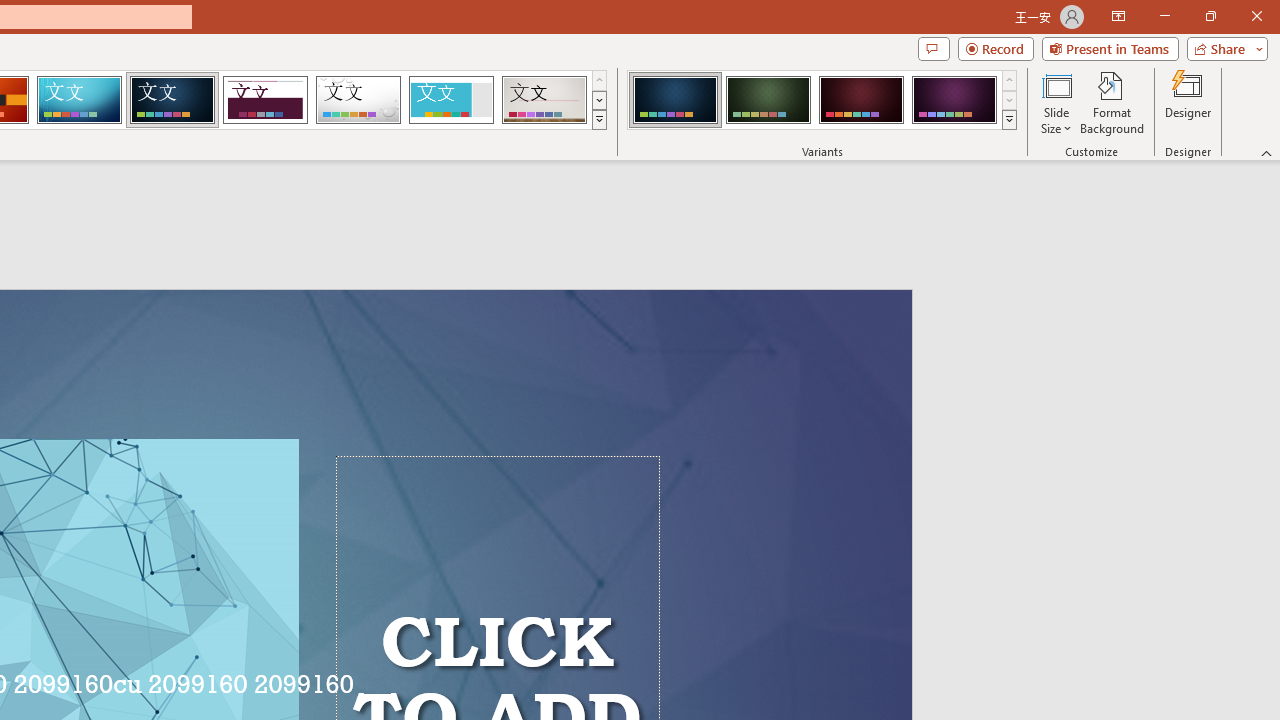 This screenshot has width=1280, height=720. I want to click on 'Variants', so click(1009, 120).